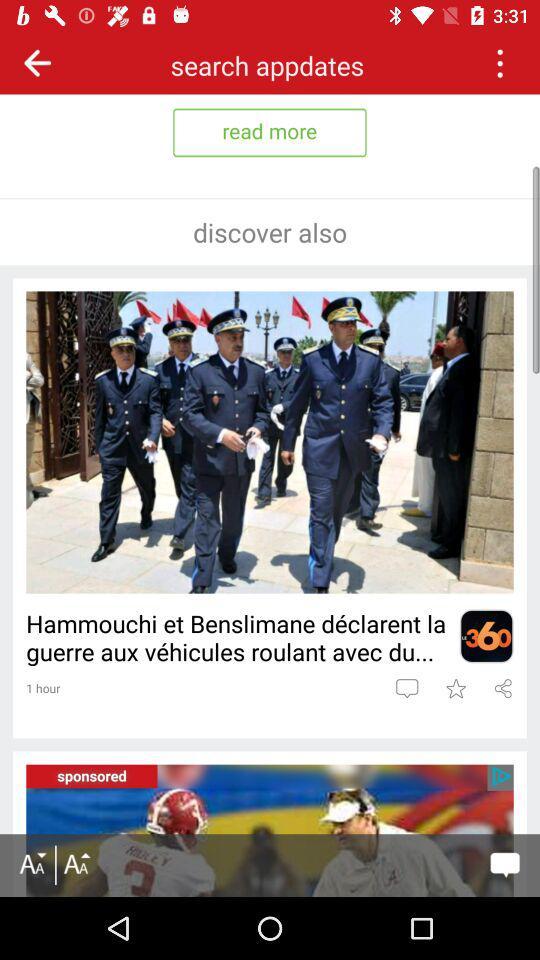 The height and width of the screenshot is (960, 540). Describe the element at coordinates (504, 864) in the screenshot. I see `the chat icon` at that location.